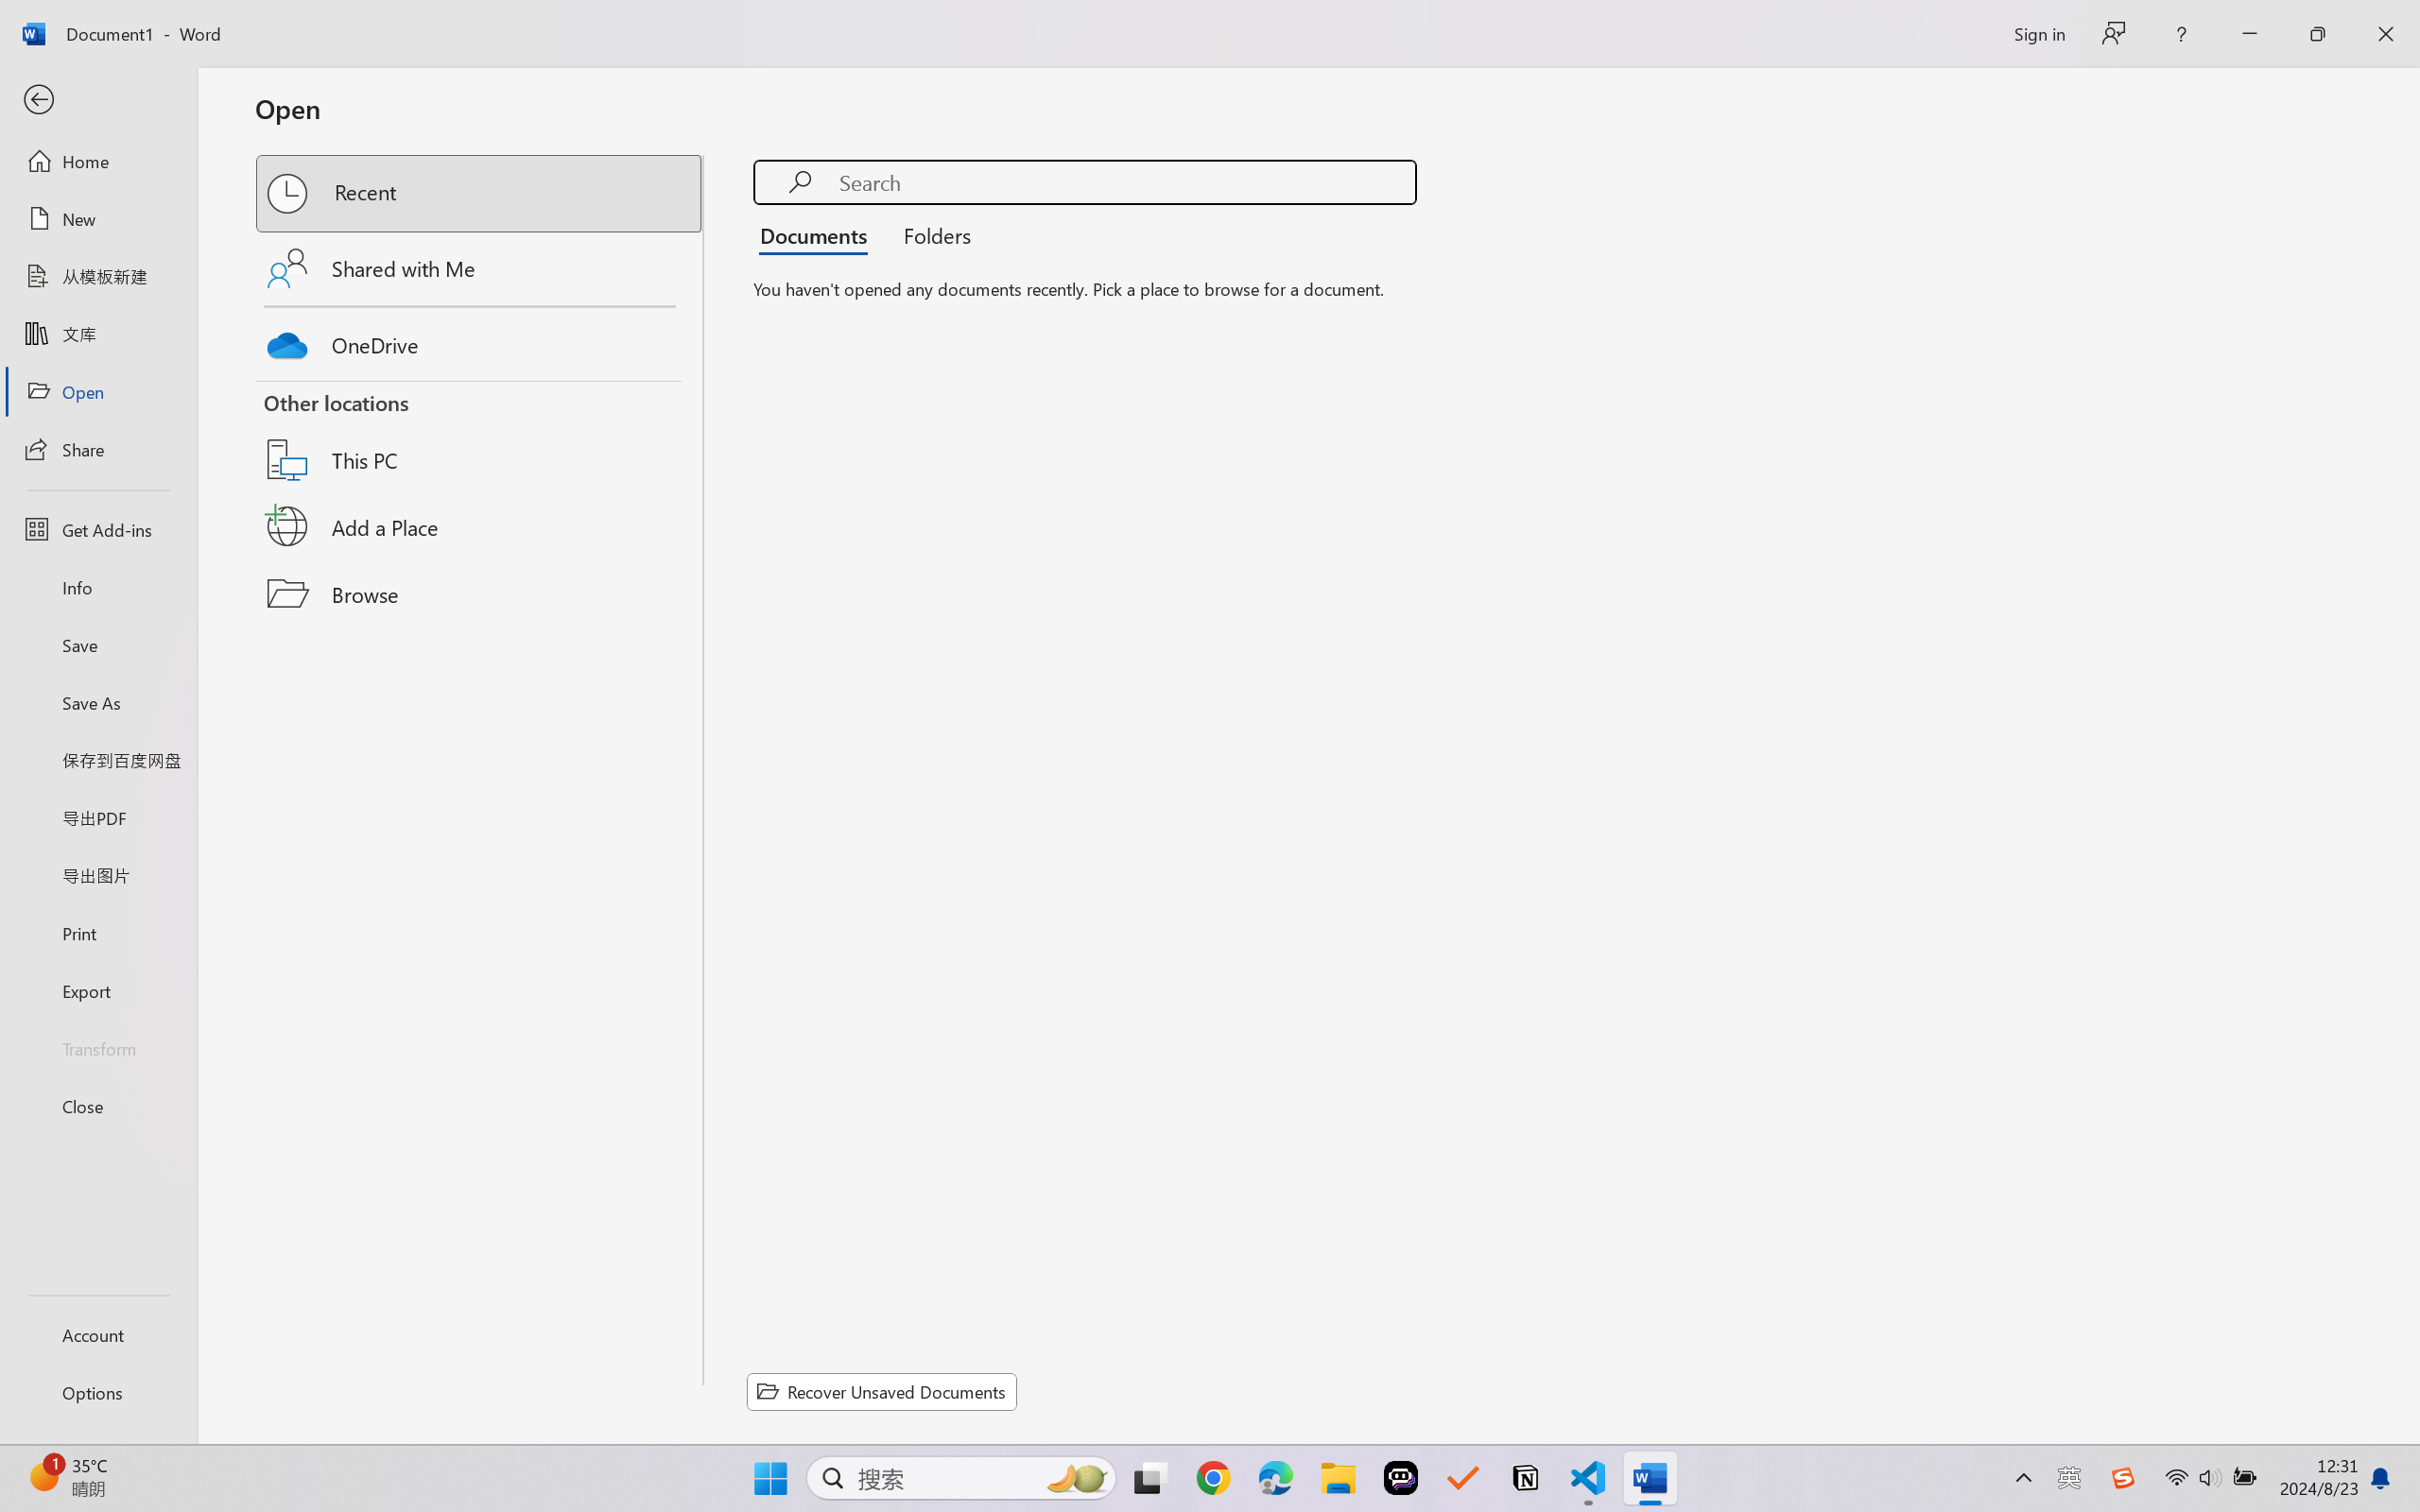 This screenshot has width=2420, height=1512. I want to click on 'Info', so click(97, 586).